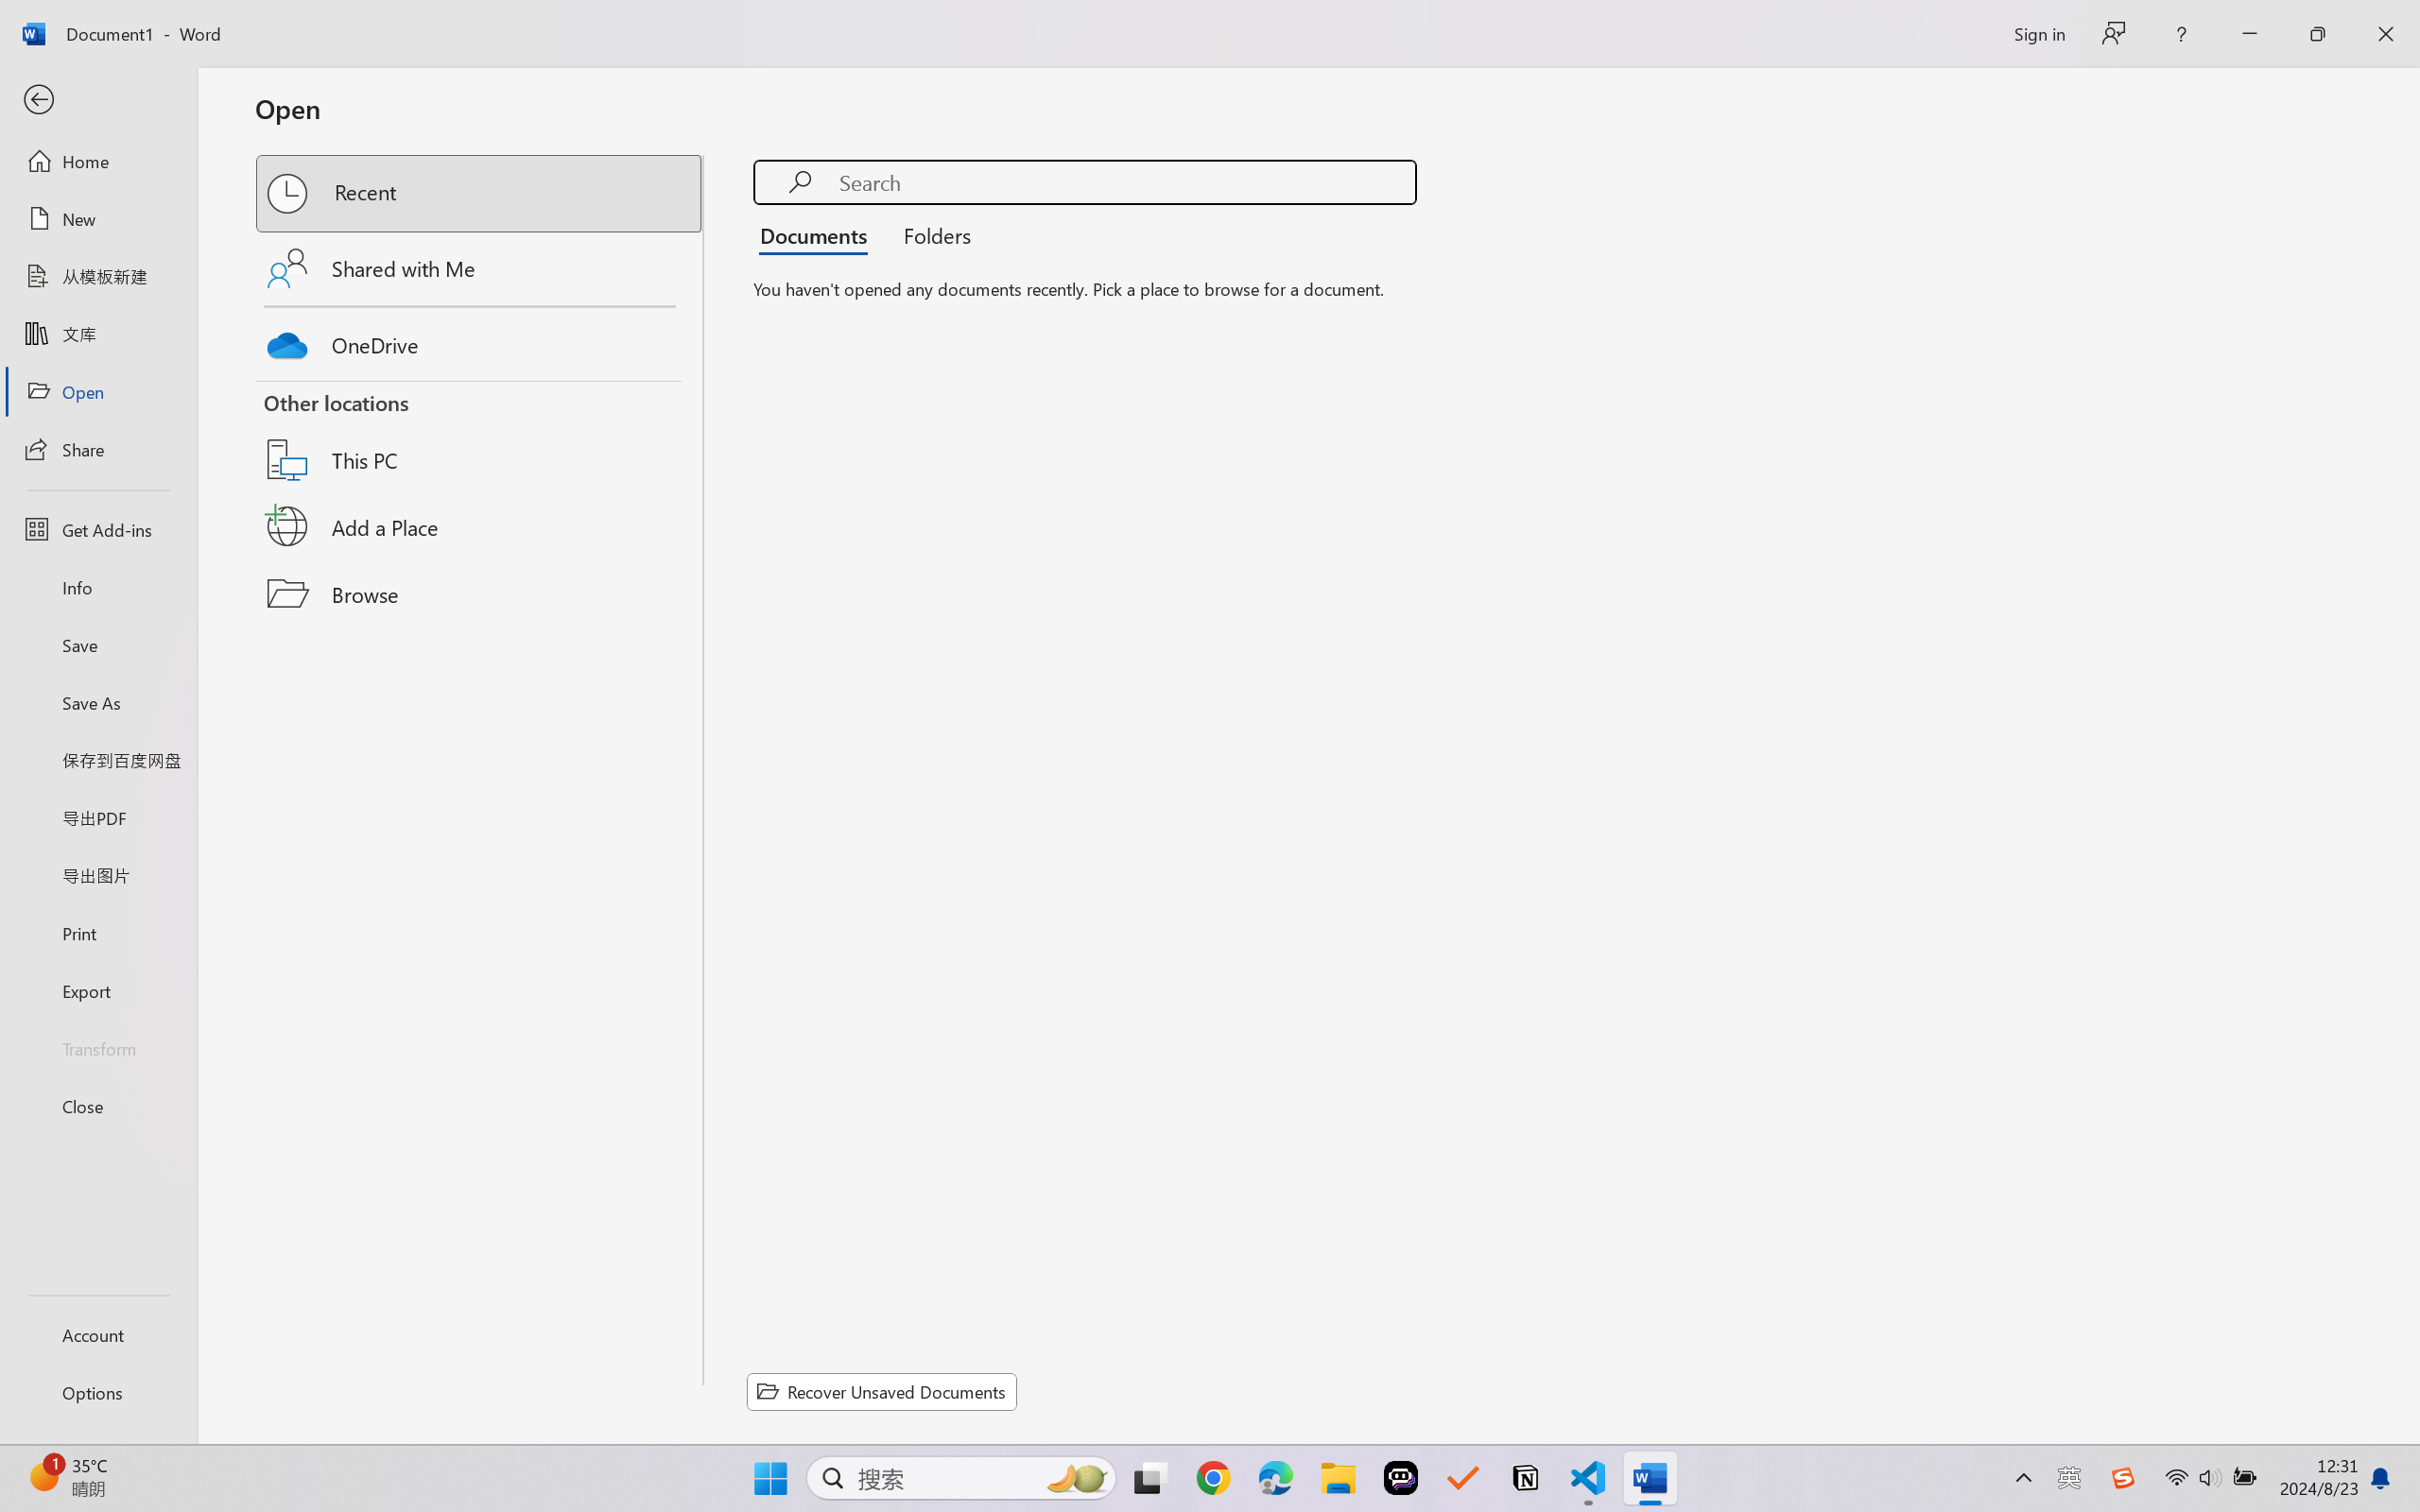 This screenshot has width=2420, height=1512. I want to click on 'Info', so click(97, 586).